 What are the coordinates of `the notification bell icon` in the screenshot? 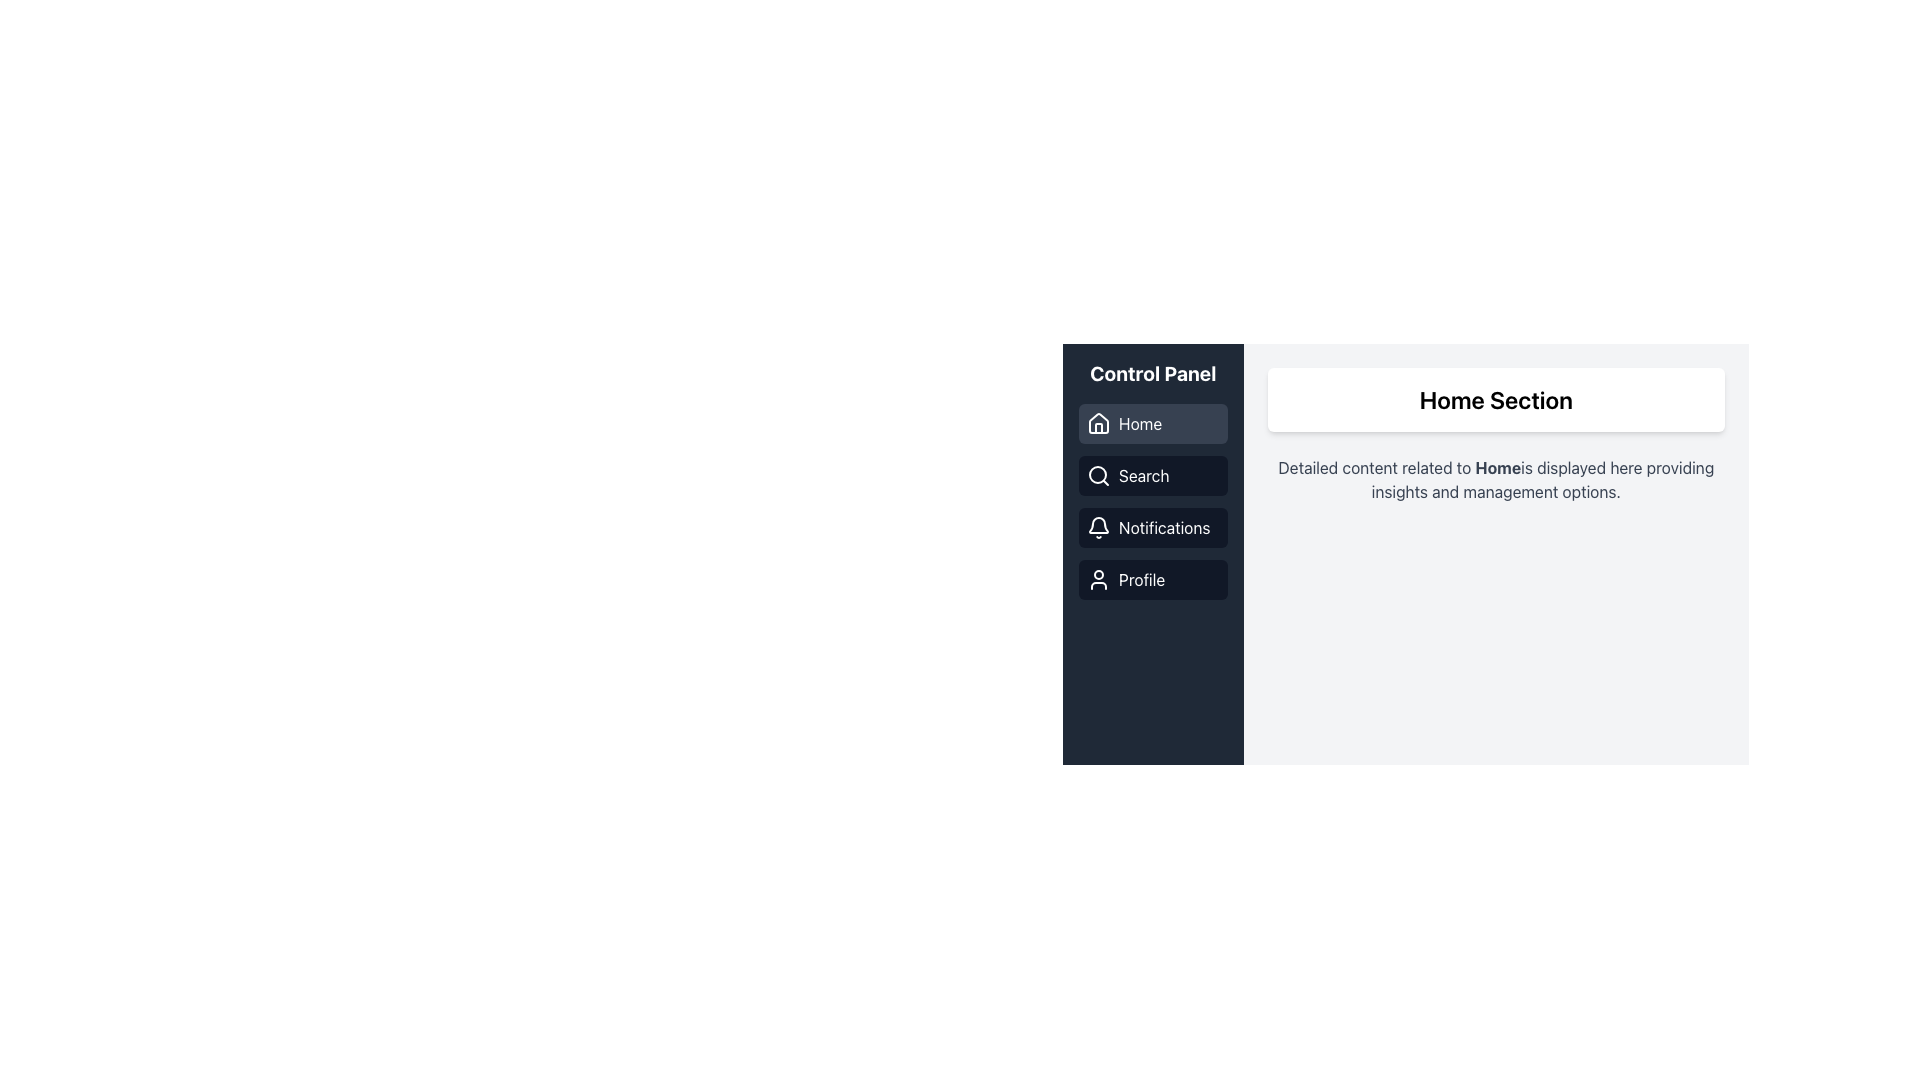 It's located at (1098, 524).